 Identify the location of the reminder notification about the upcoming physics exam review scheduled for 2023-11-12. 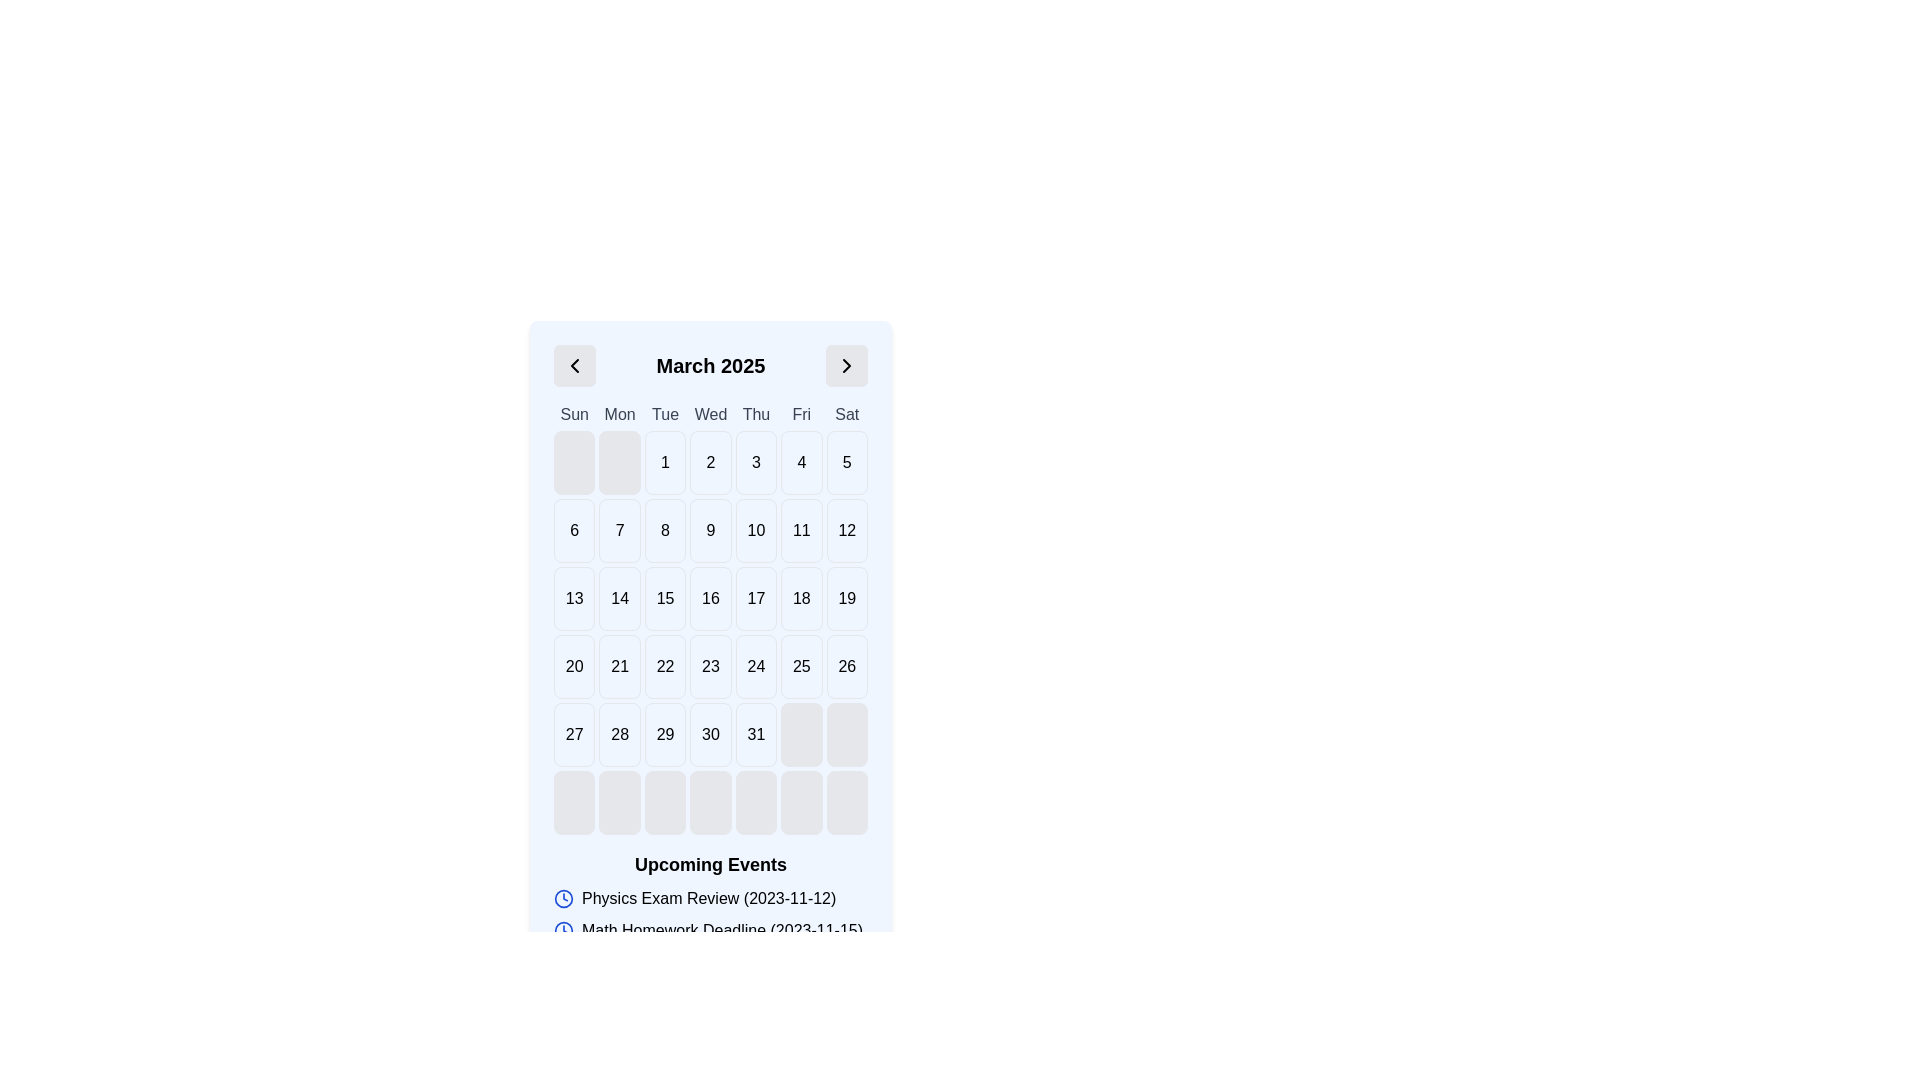
(710, 897).